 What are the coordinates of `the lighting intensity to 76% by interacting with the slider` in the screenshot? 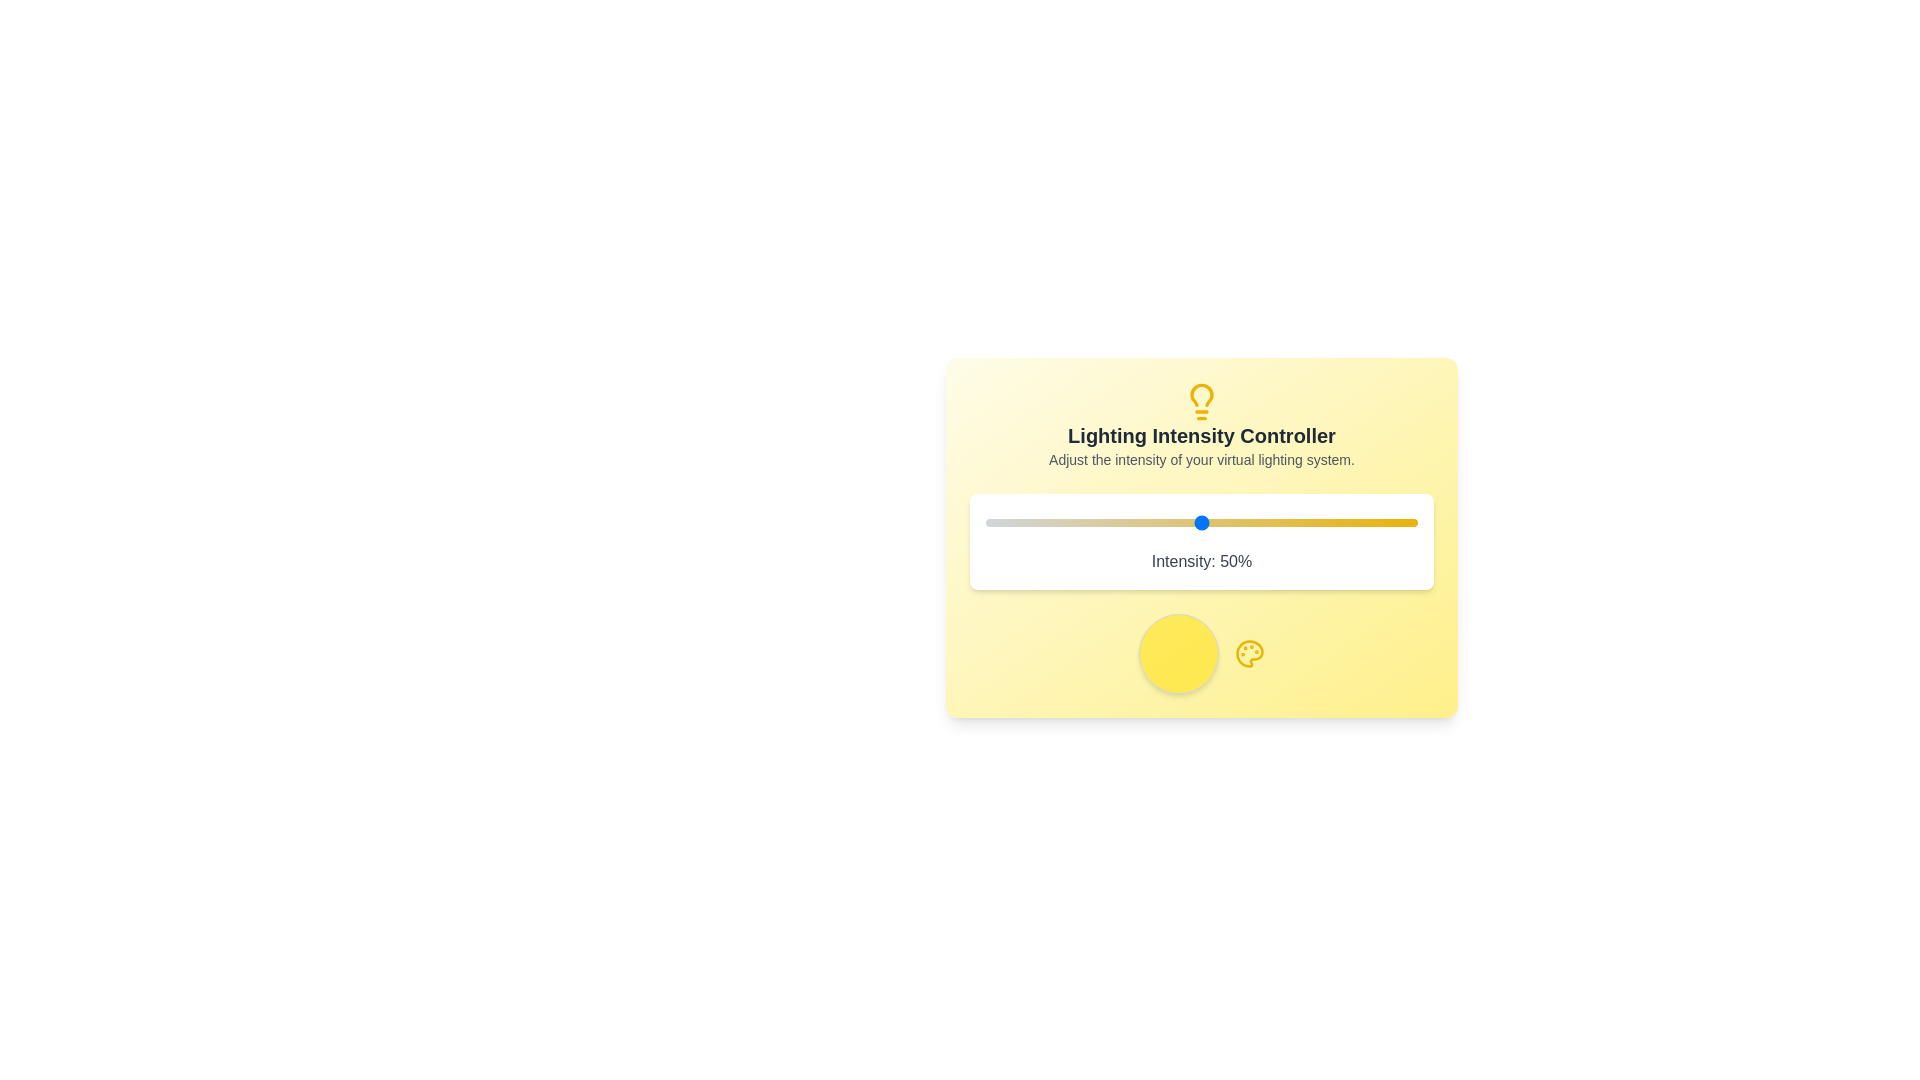 It's located at (1314, 522).